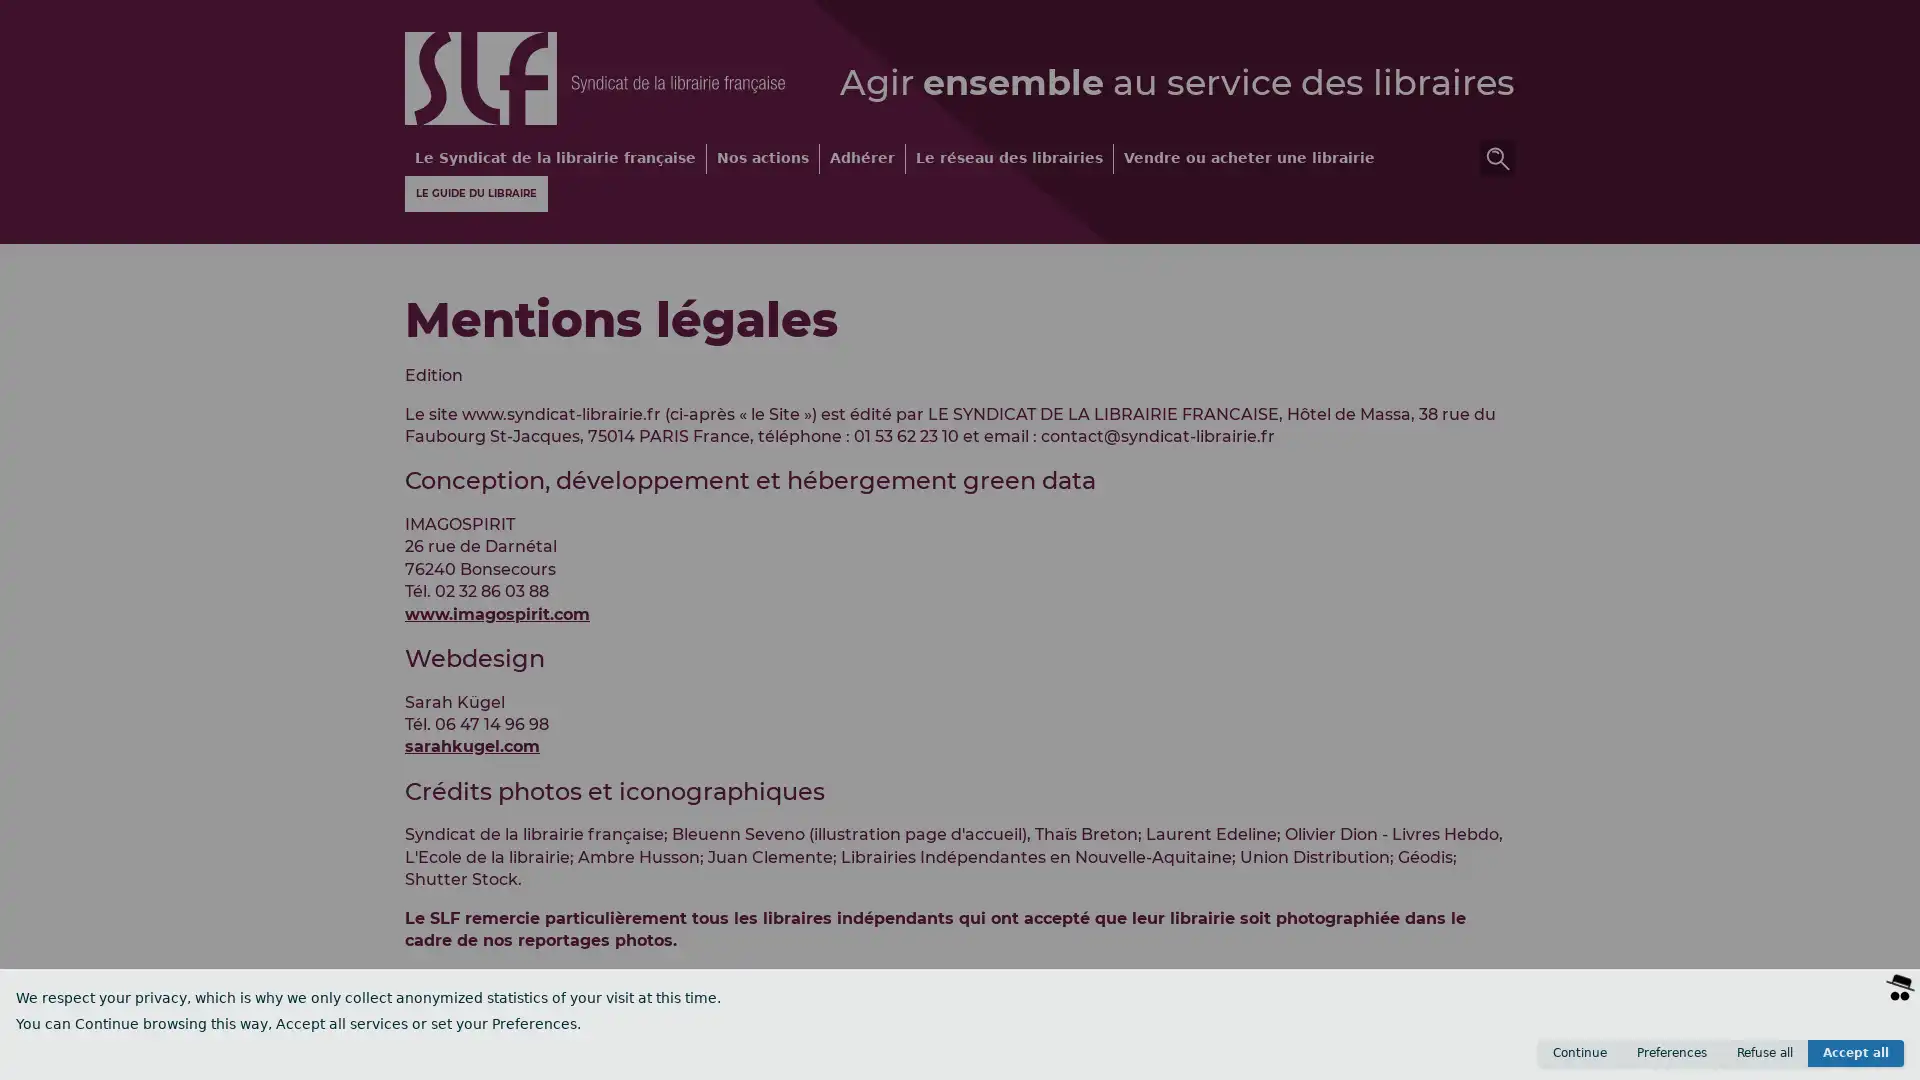 The image size is (1920, 1080). I want to click on Preferences, so click(1671, 1052).